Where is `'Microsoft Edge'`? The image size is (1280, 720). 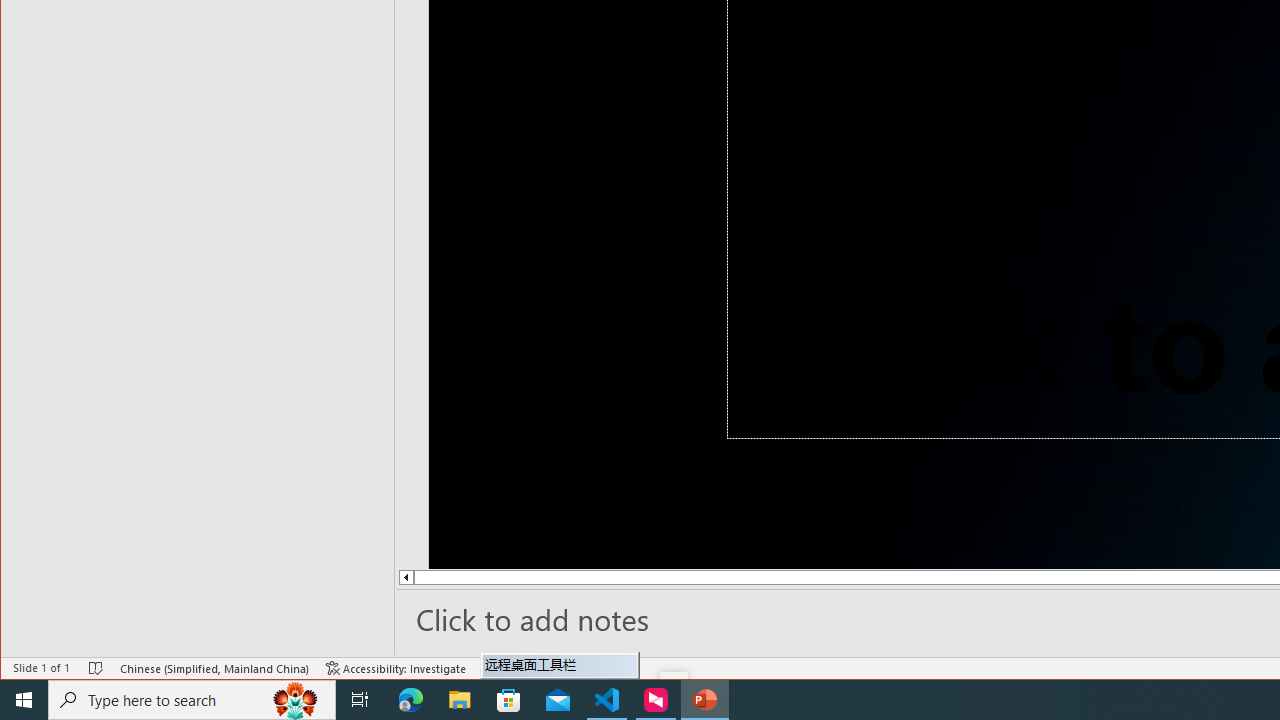 'Microsoft Edge' is located at coordinates (410, 698).